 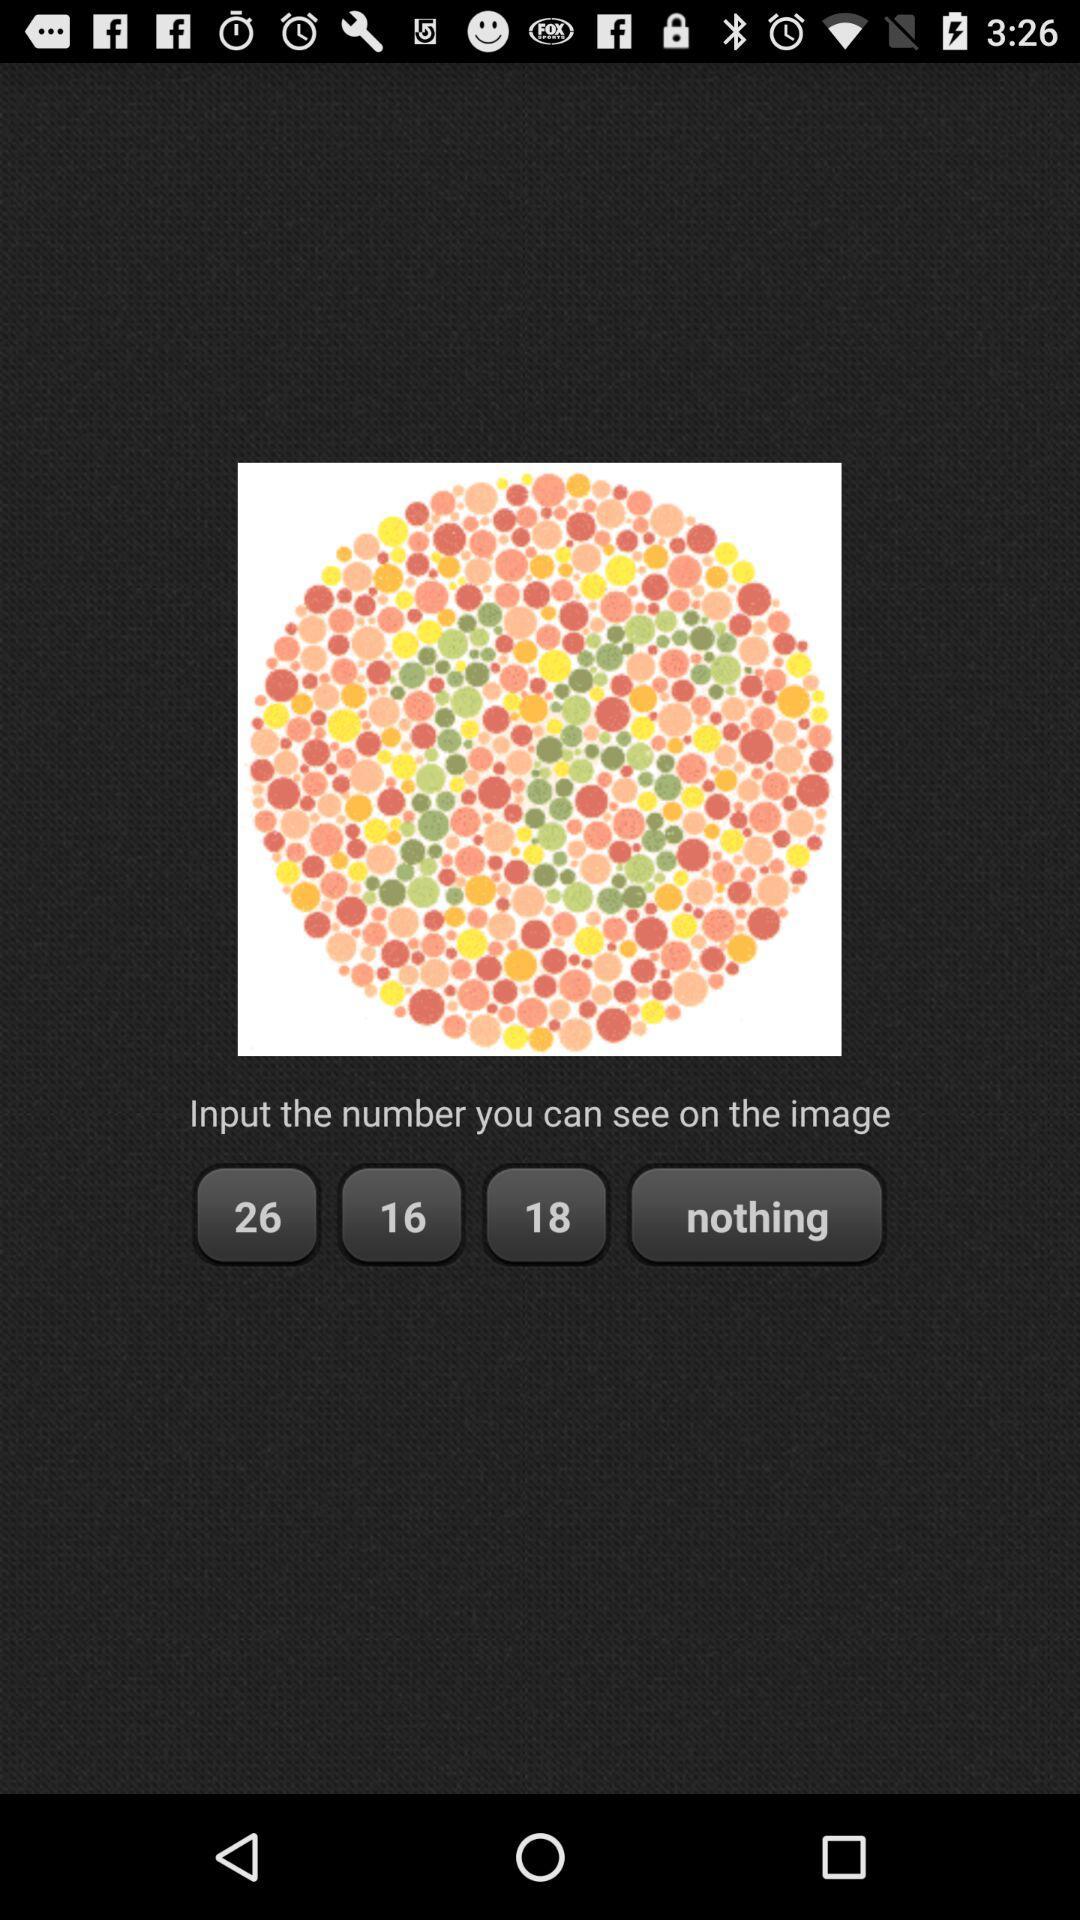 What do you see at coordinates (255, 1214) in the screenshot?
I see `the item to the left of the 16 item` at bounding box center [255, 1214].